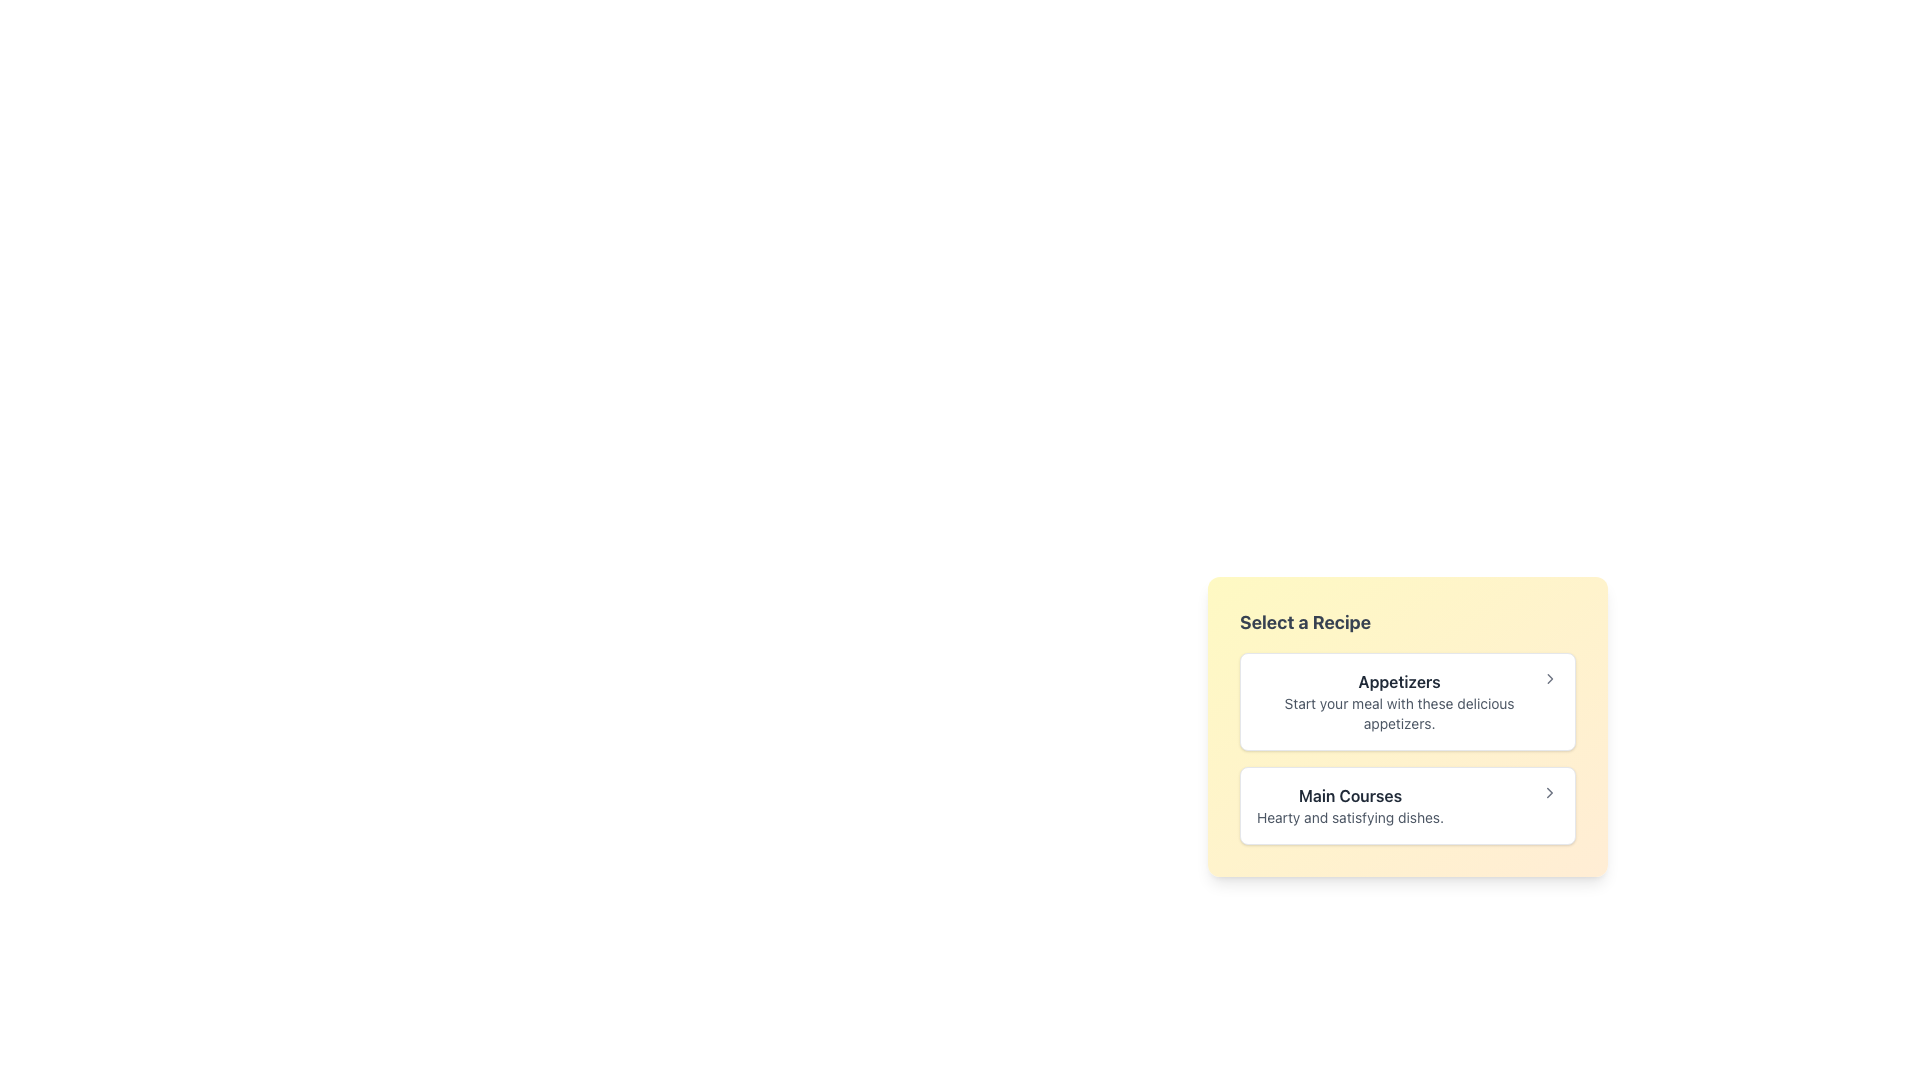  Describe the element at coordinates (1549, 792) in the screenshot. I see `the small gray chevron-shaped arrow icon located on the far right of the 'Main Courses' section` at that location.